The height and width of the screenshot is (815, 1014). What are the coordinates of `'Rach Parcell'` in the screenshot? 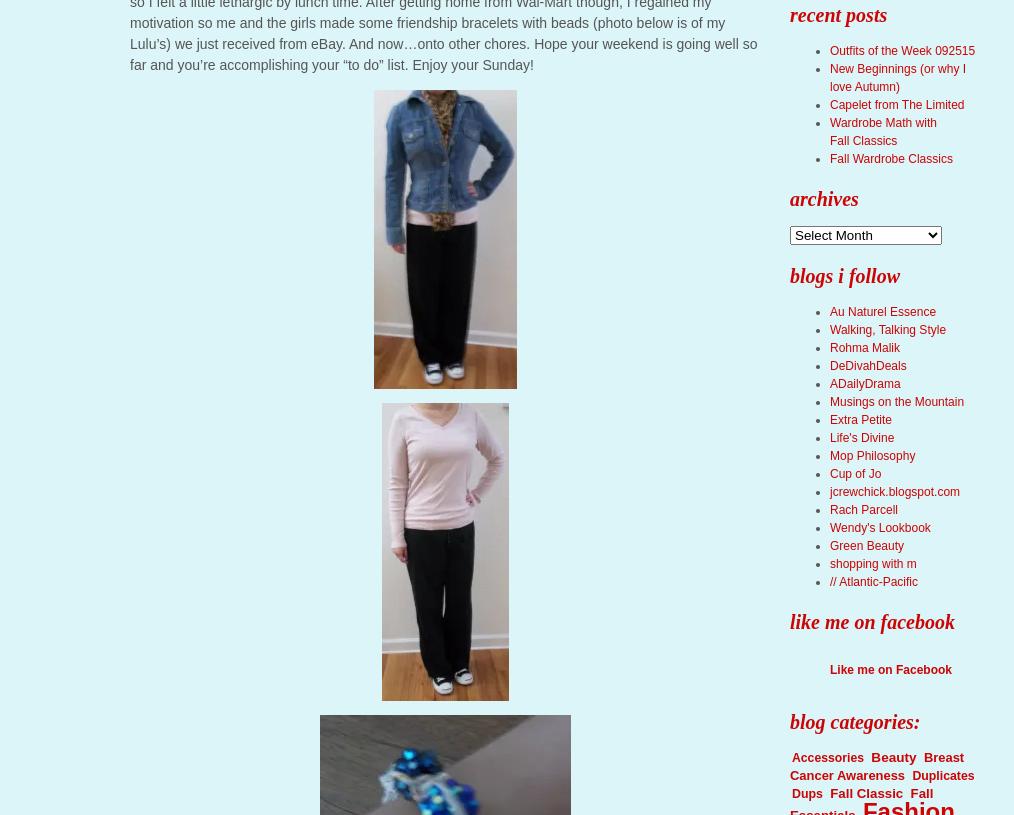 It's located at (863, 510).